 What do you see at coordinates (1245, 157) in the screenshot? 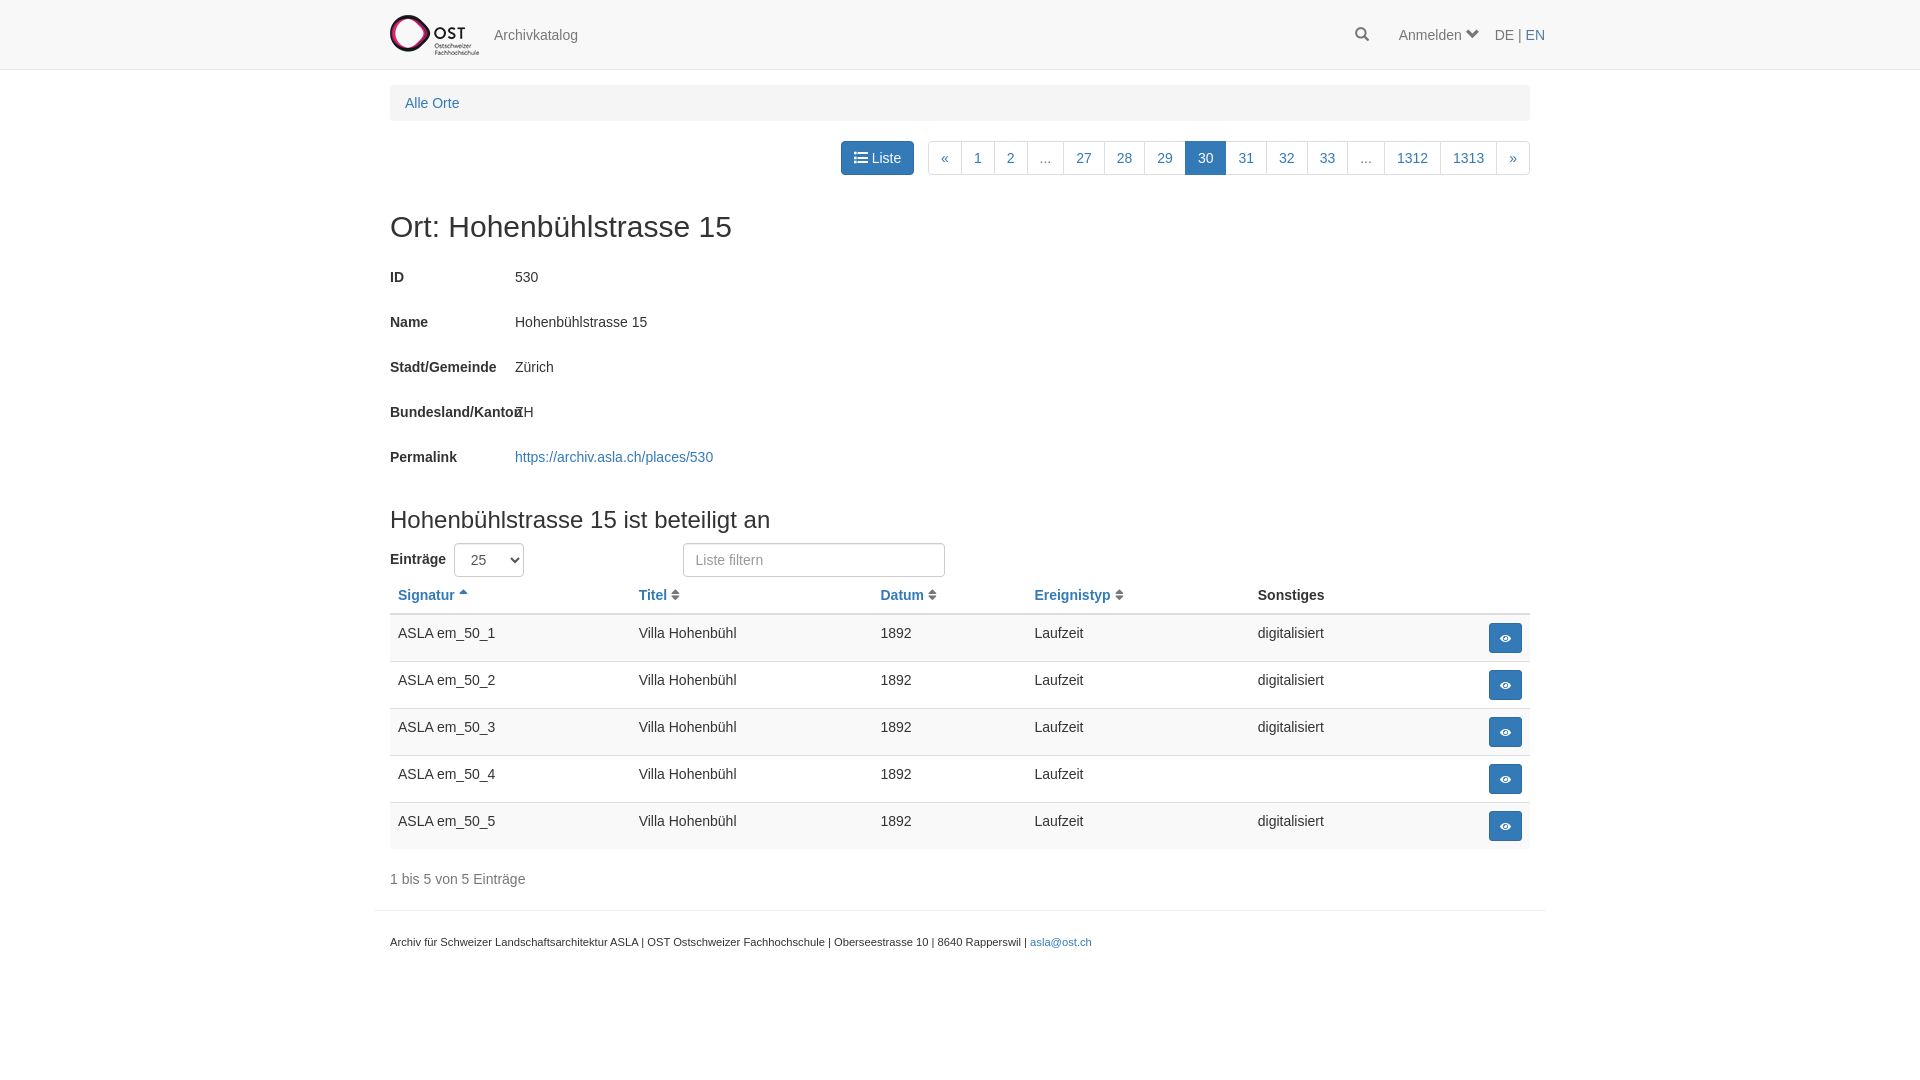
I see `'31'` at bounding box center [1245, 157].